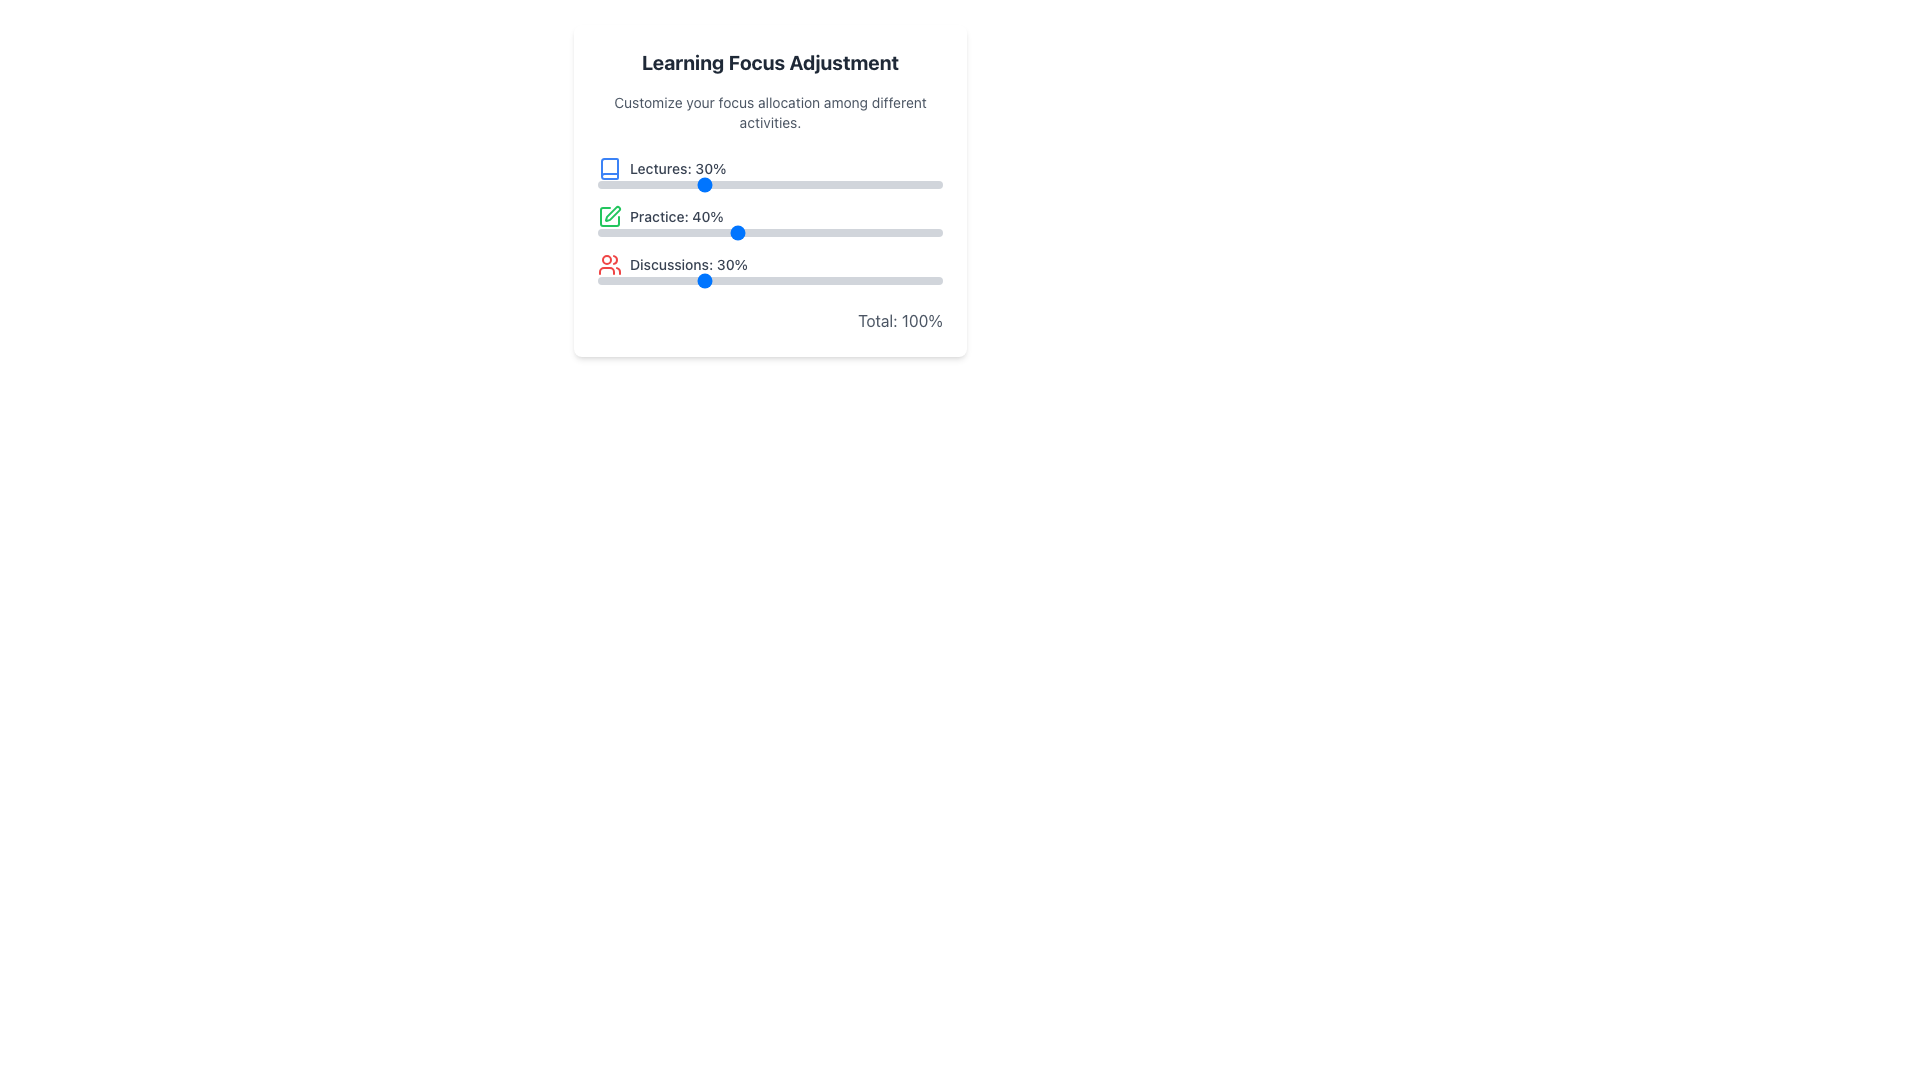 The width and height of the screenshot is (1920, 1080). What do you see at coordinates (911, 231) in the screenshot?
I see `the 'Practice' slider` at bounding box center [911, 231].